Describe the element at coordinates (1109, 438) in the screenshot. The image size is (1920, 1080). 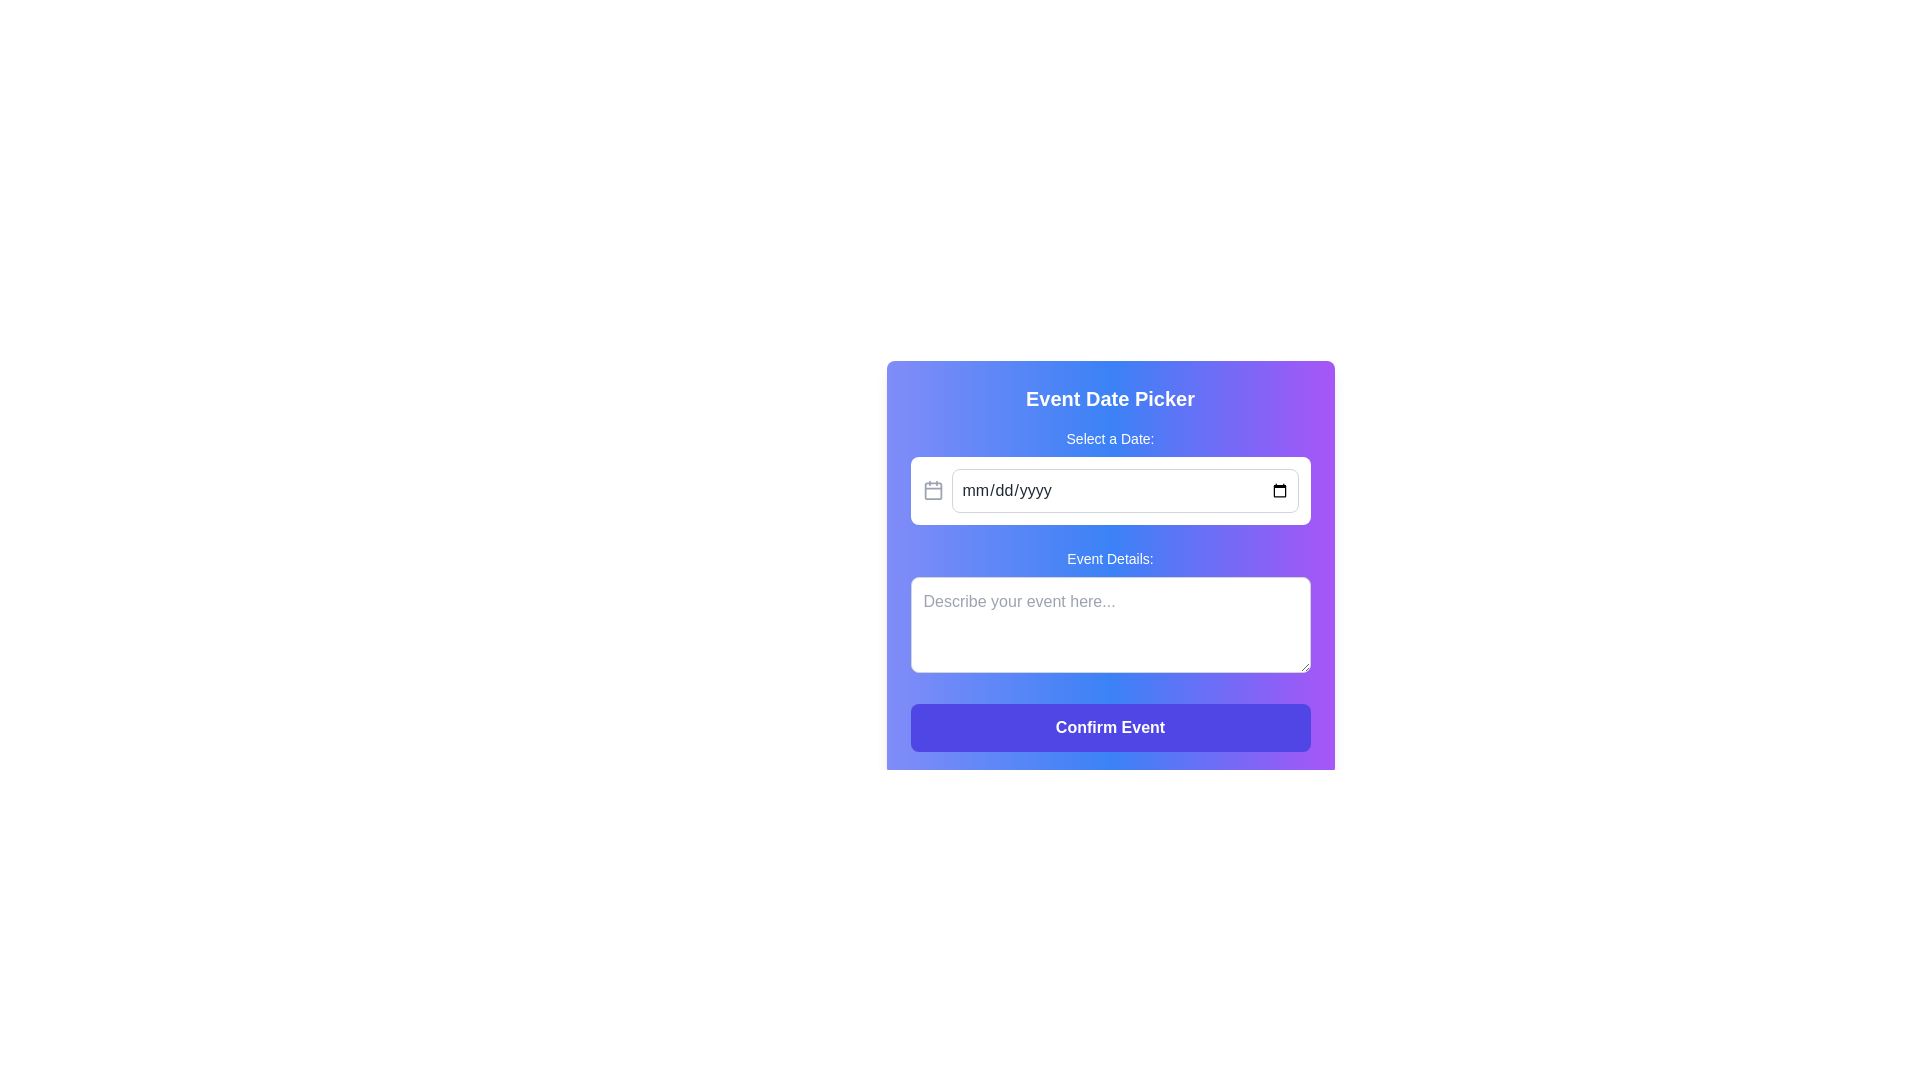
I see `the informational label positioned above the date-picker input field, which provides context for the date input` at that location.